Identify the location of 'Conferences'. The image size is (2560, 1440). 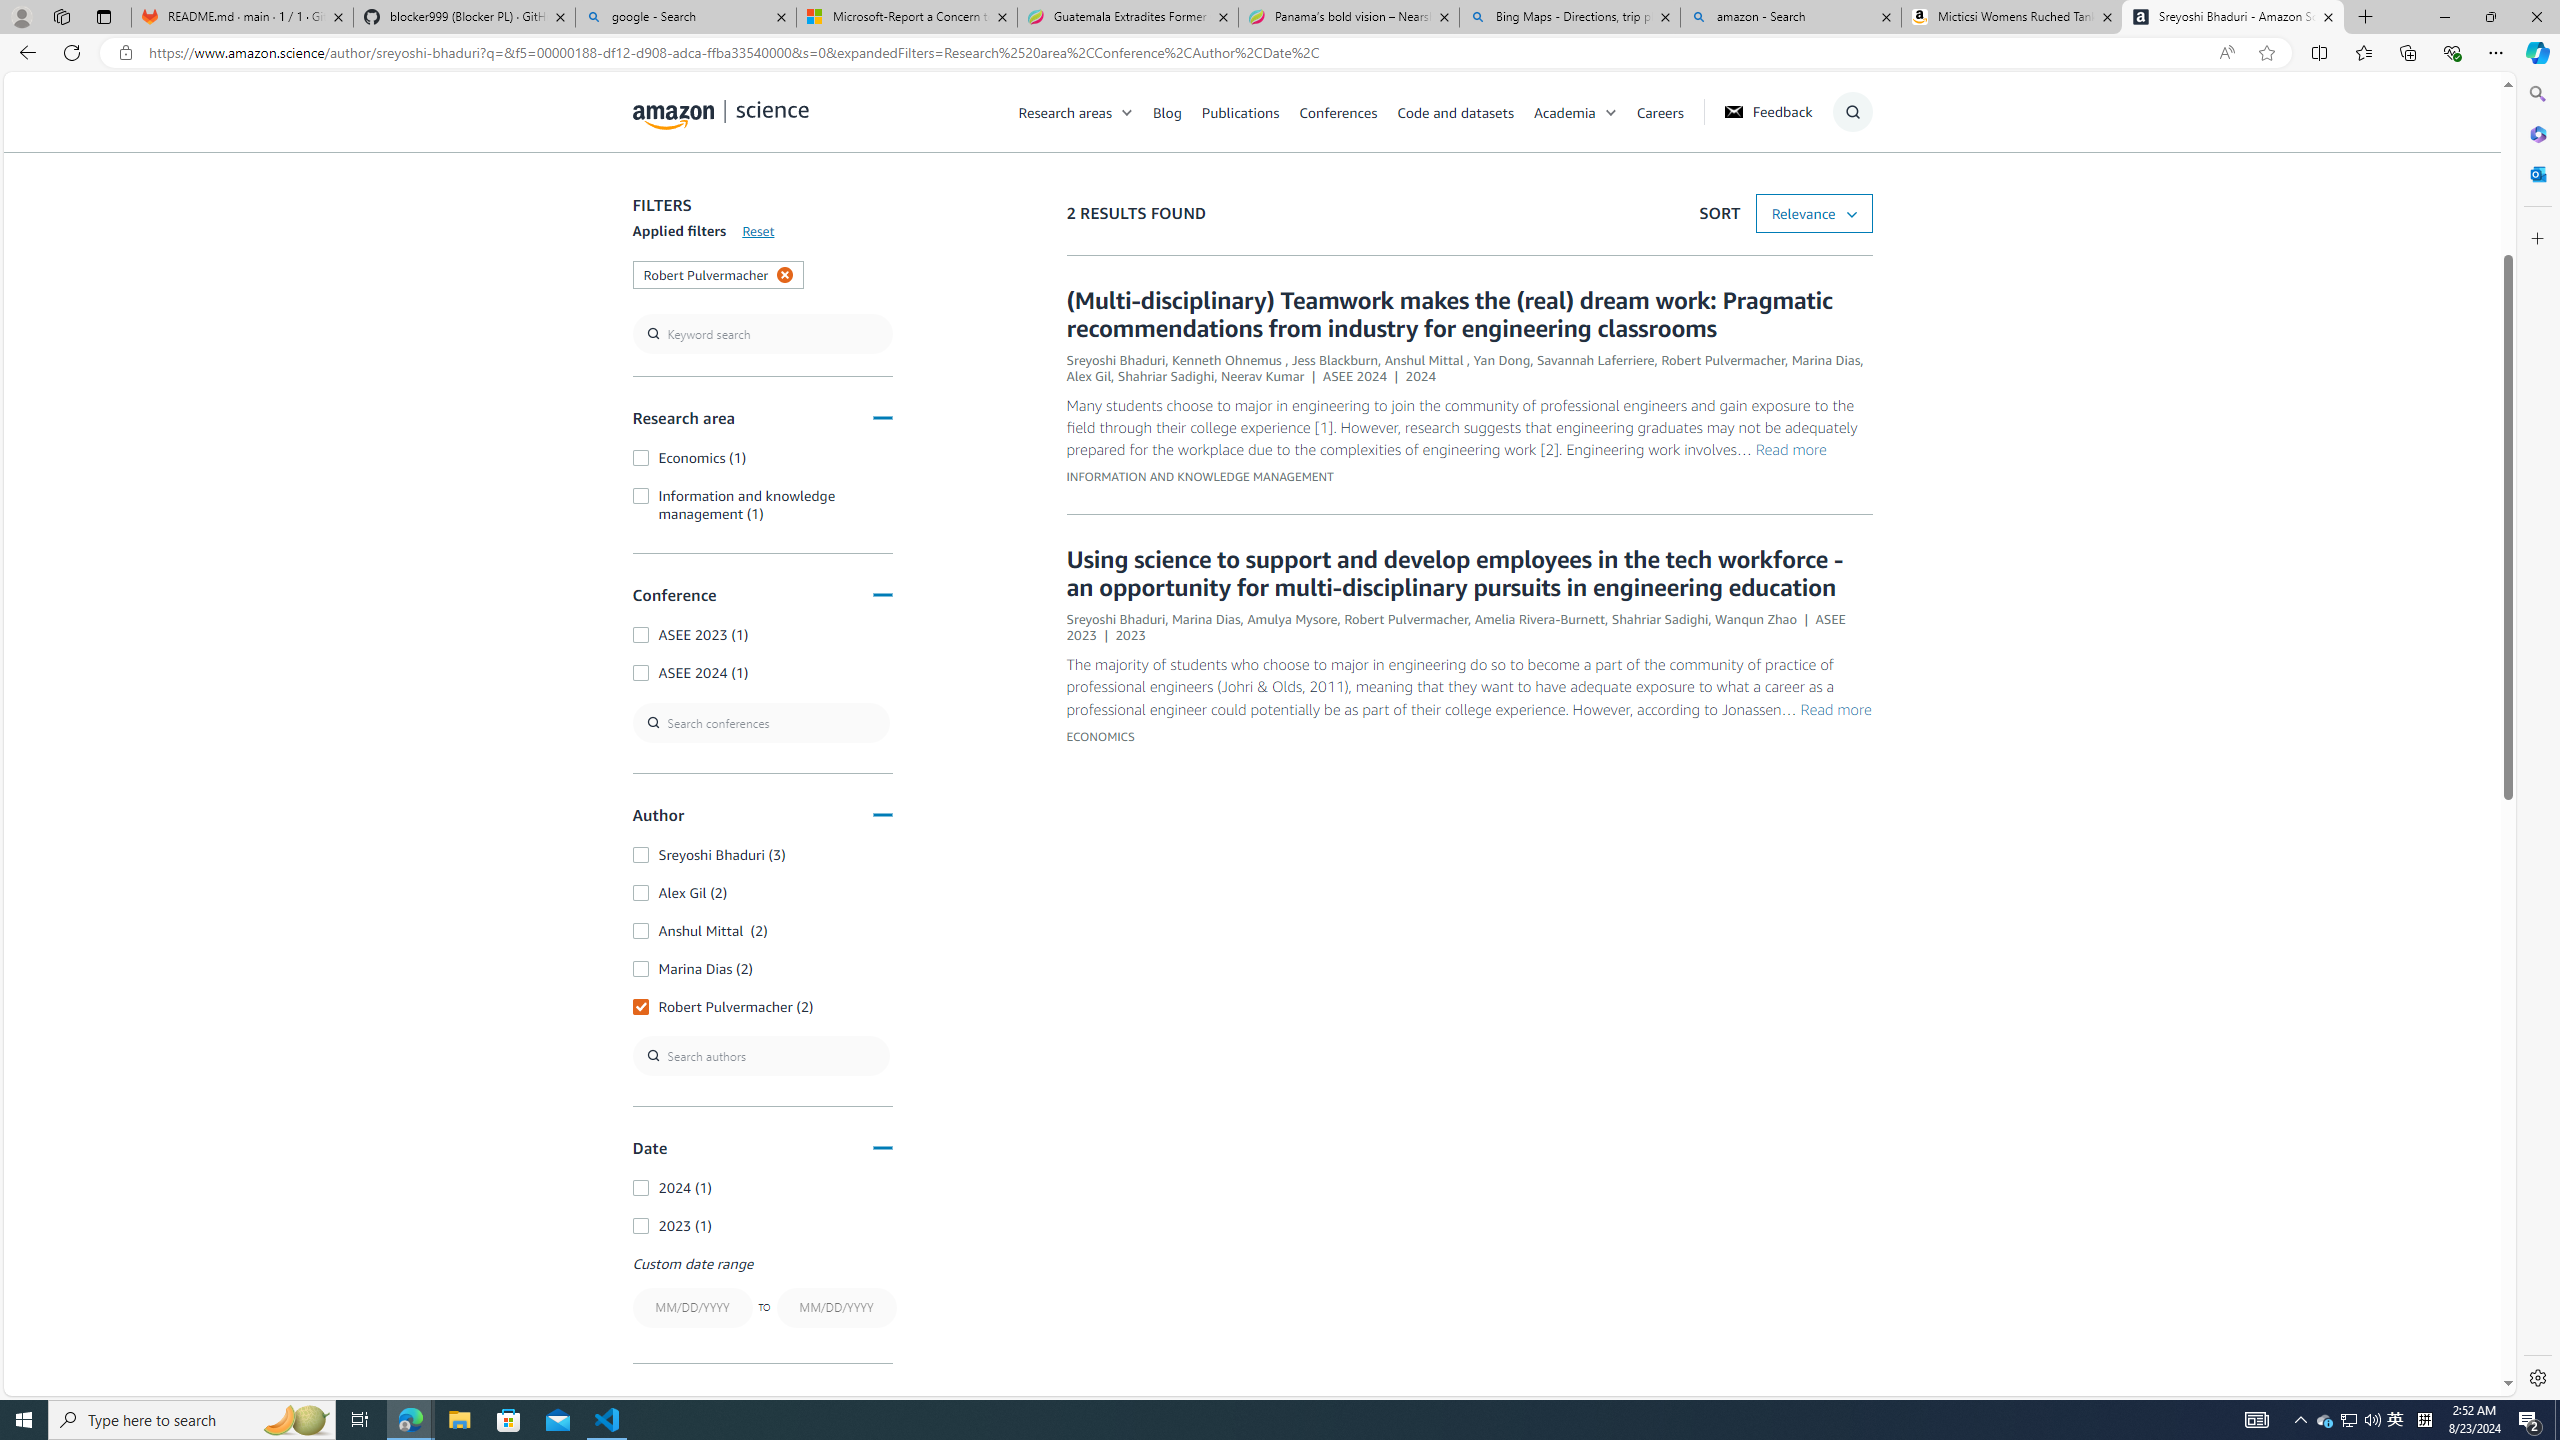
(1346, 111).